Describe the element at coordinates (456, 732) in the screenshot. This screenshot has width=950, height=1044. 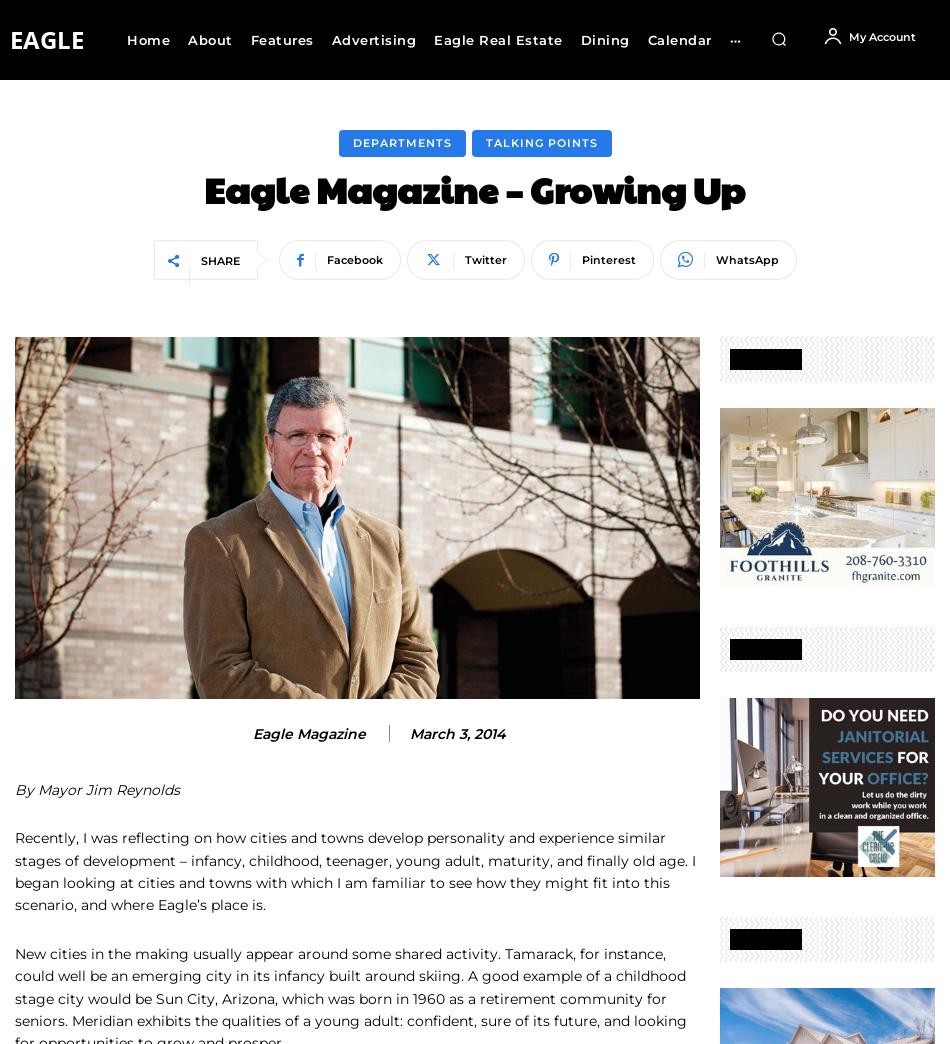
I see `'March 3, 2014'` at that location.